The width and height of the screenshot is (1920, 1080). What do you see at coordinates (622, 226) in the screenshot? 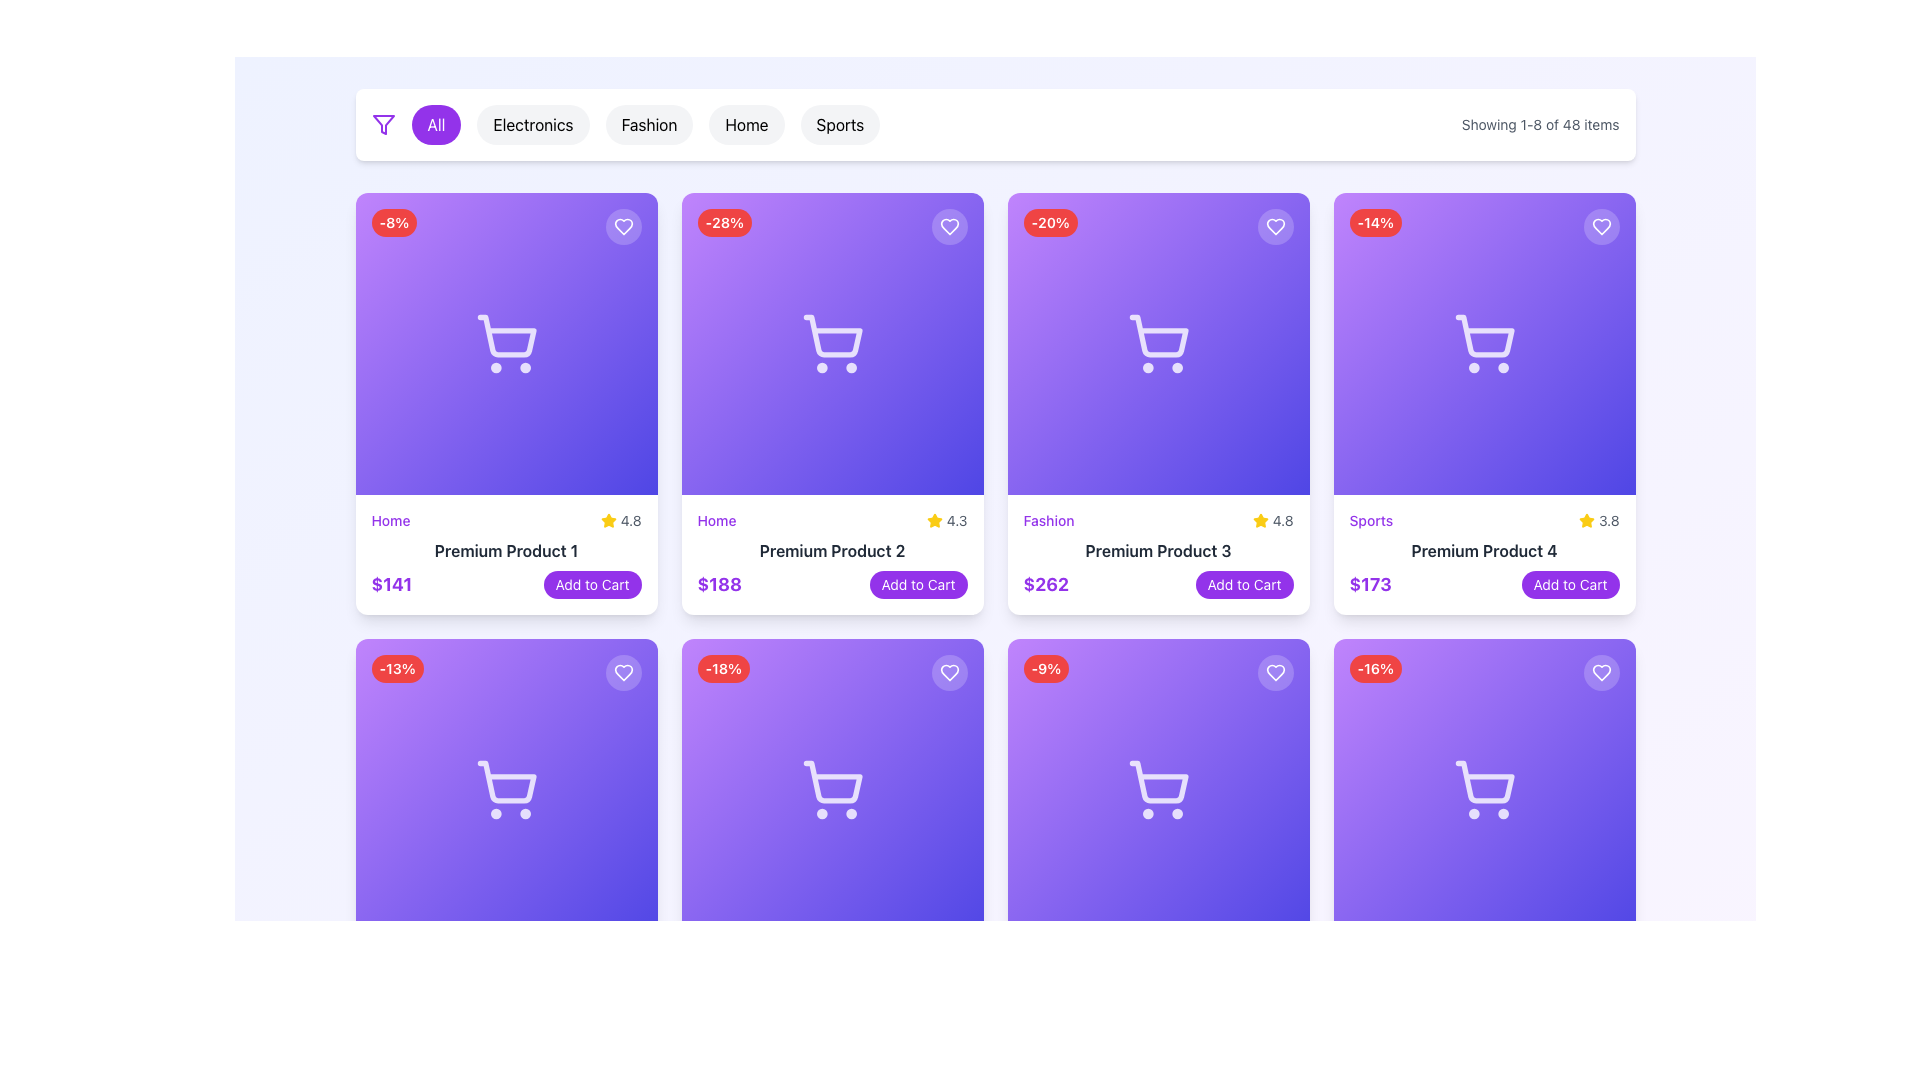
I see `the icon button located in the top-right corner of the second product card in the first row` at bounding box center [622, 226].